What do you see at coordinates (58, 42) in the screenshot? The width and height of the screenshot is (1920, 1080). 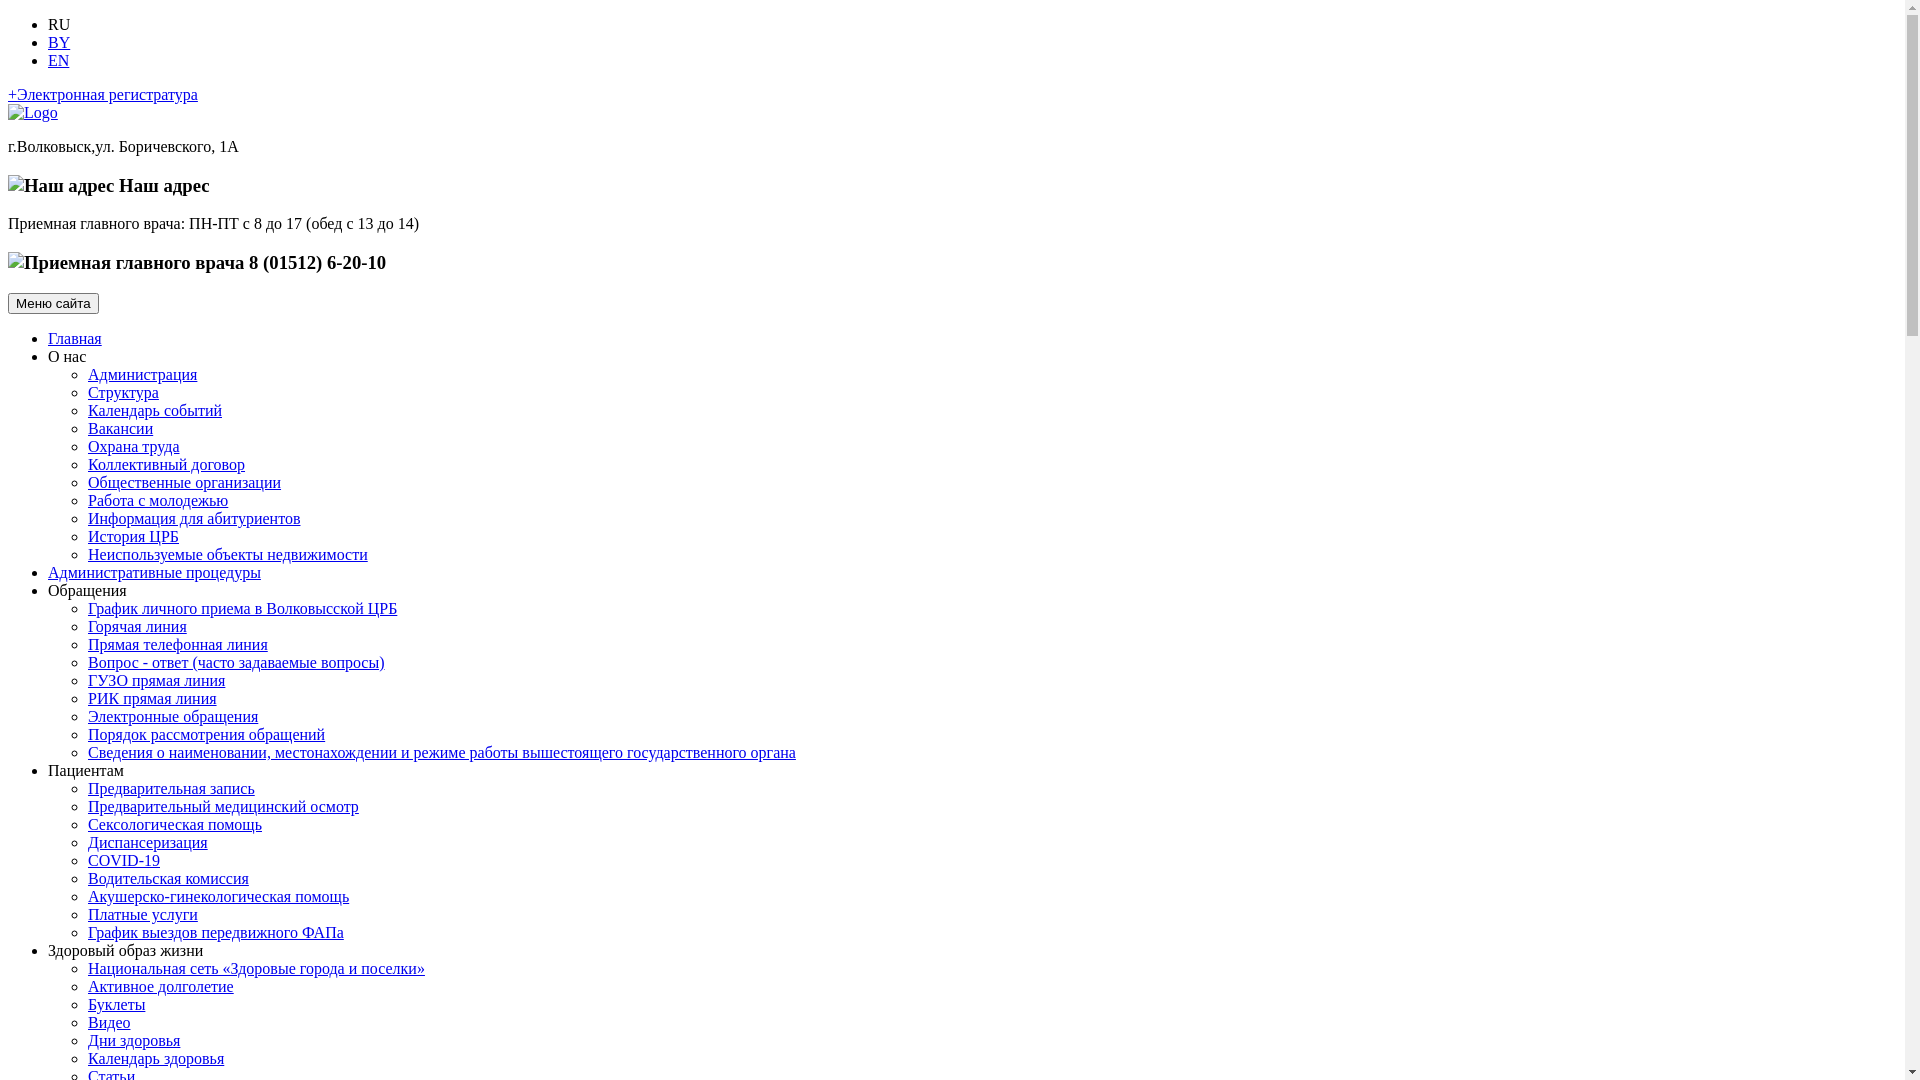 I see `'BY'` at bounding box center [58, 42].